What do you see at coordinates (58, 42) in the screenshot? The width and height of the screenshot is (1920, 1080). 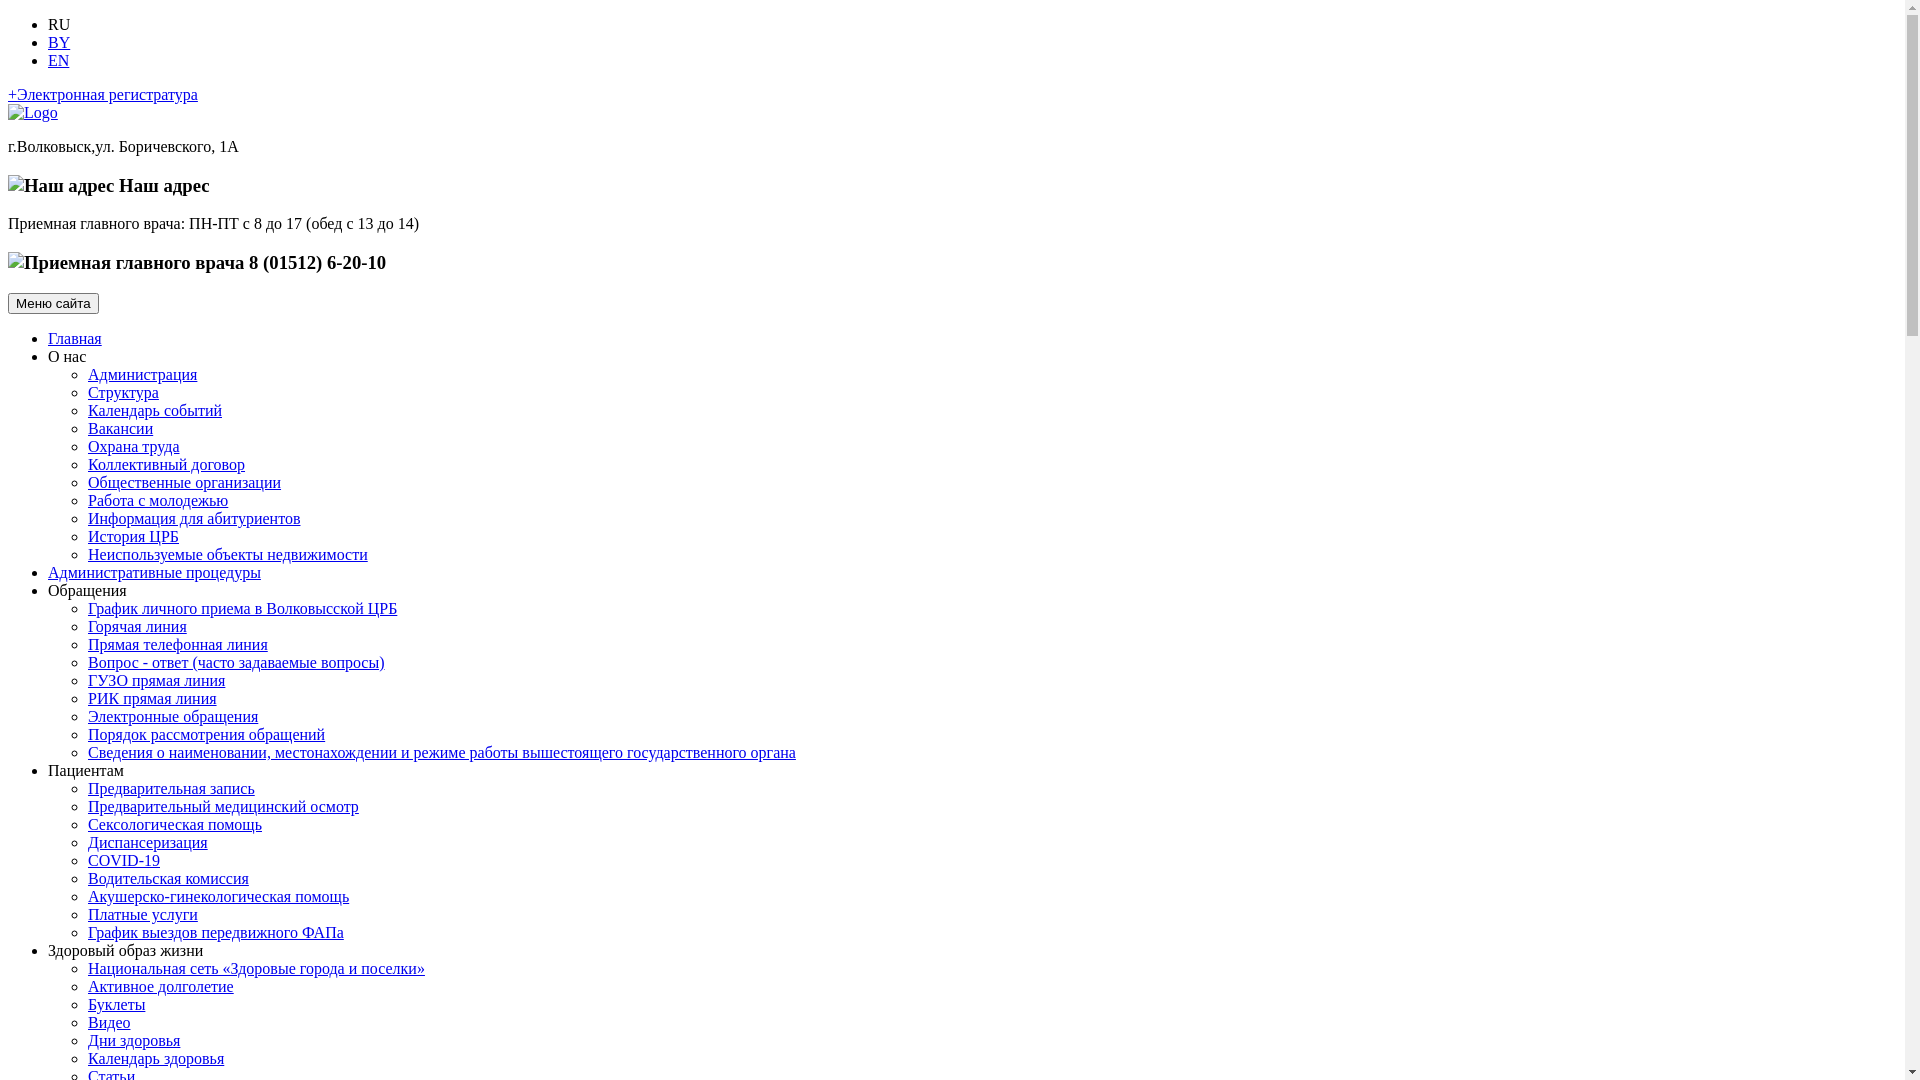 I see `'BY'` at bounding box center [58, 42].